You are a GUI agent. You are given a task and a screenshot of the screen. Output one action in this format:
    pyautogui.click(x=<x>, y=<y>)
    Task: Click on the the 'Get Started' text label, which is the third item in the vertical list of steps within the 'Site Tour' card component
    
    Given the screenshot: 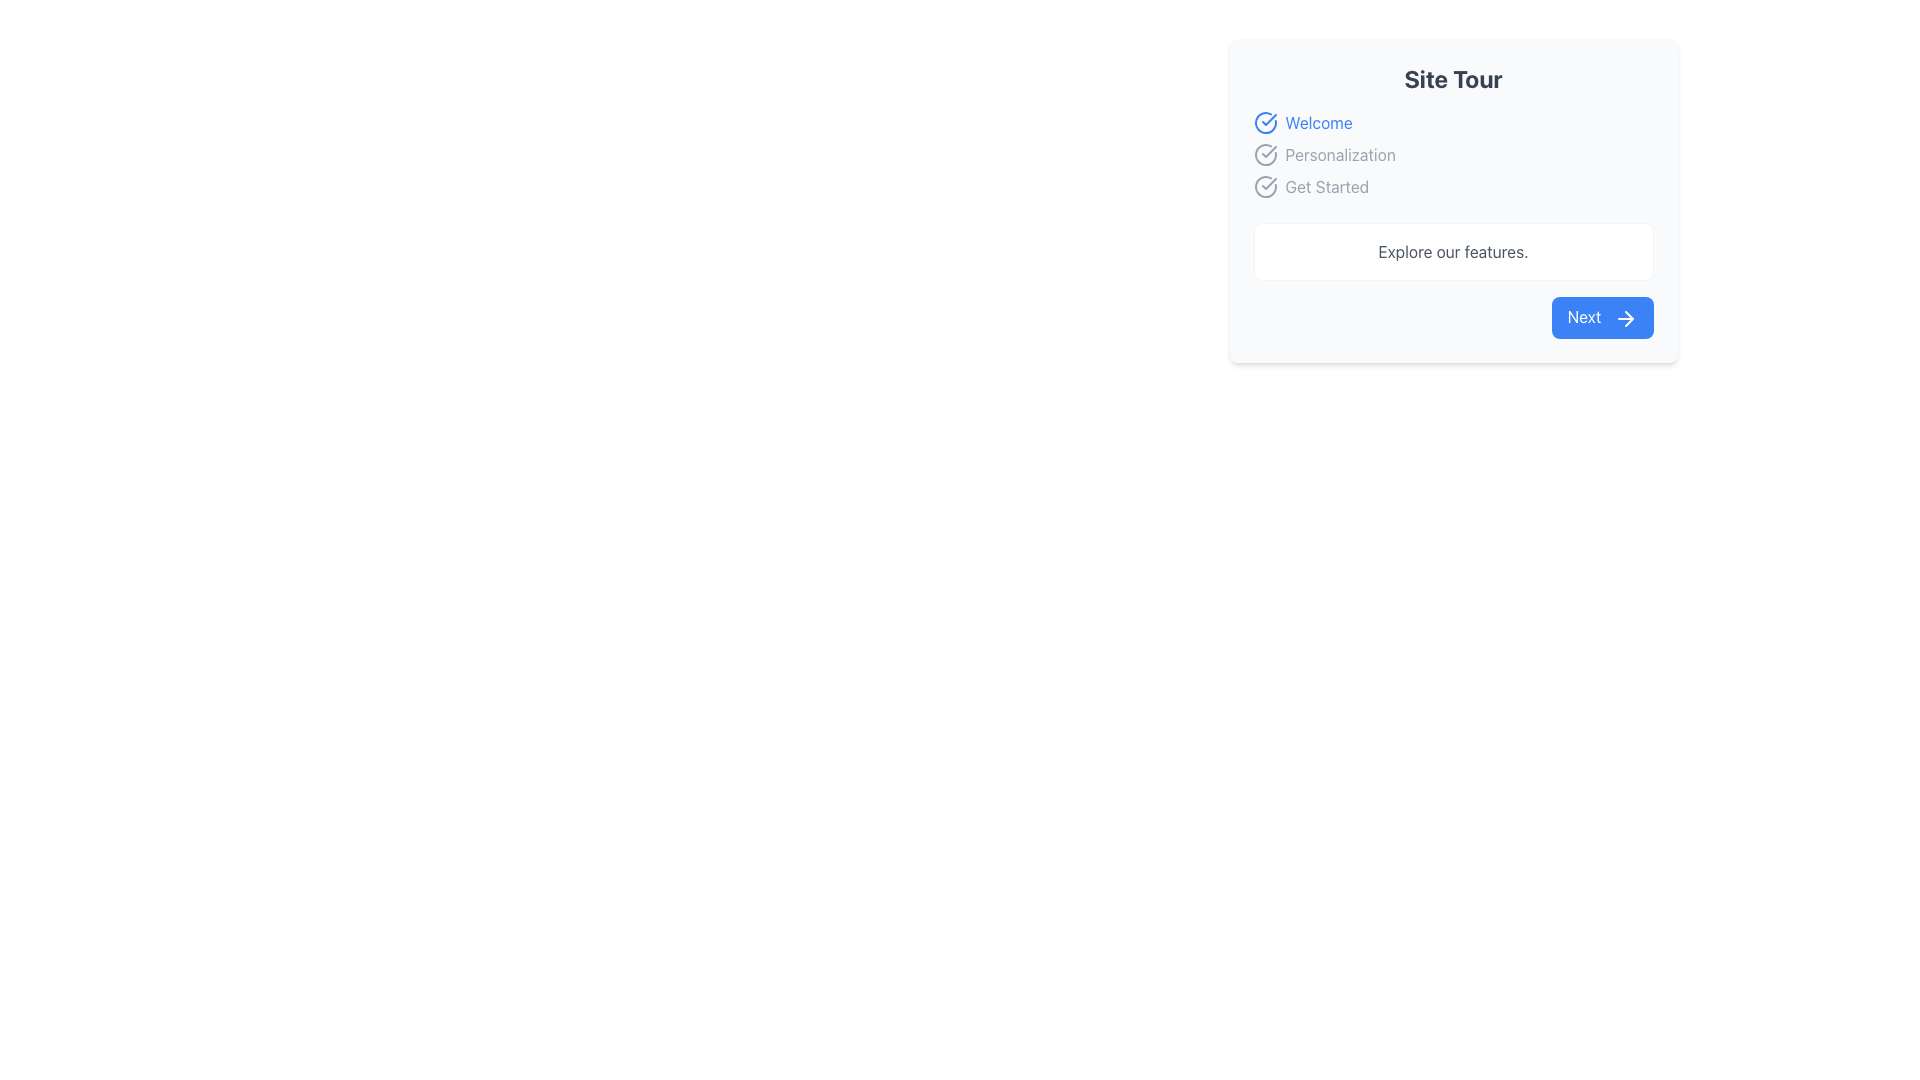 What is the action you would take?
    pyautogui.click(x=1327, y=186)
    